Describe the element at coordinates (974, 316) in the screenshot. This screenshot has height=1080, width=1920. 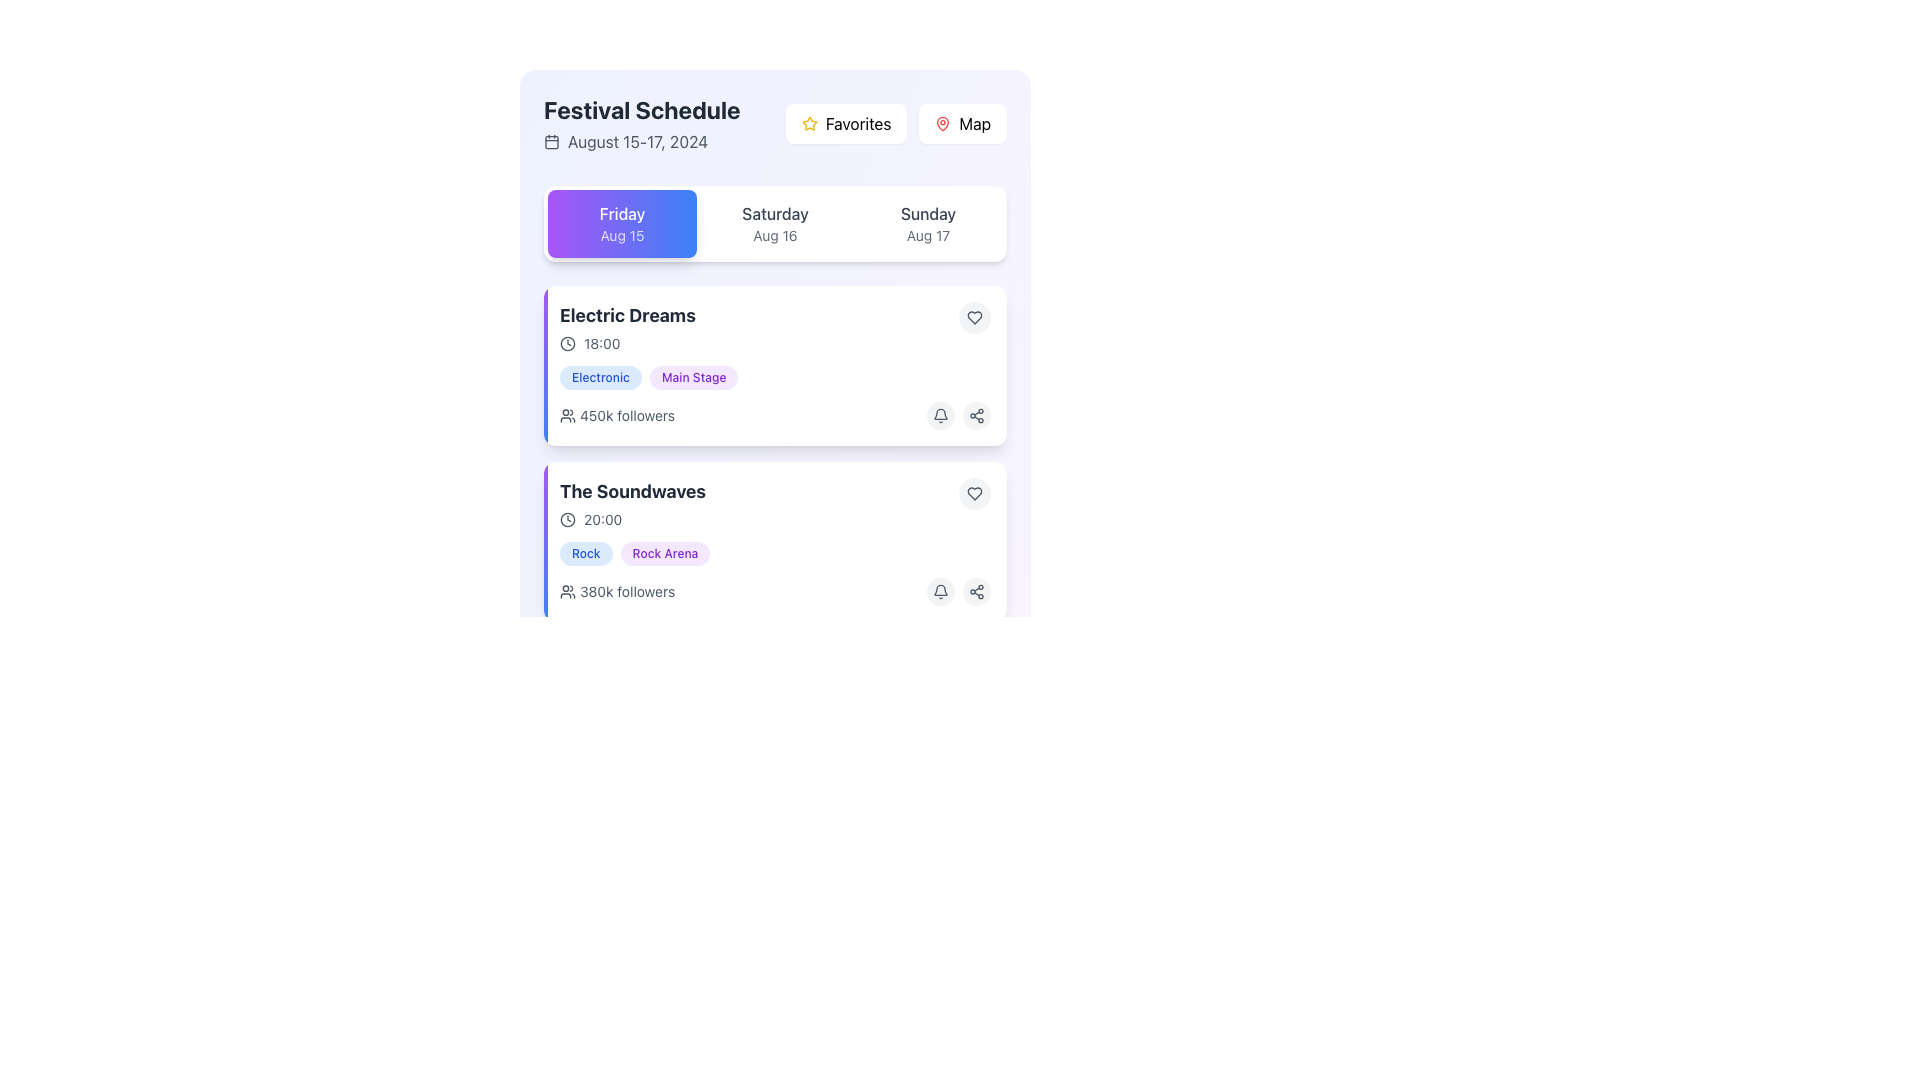
I see `the favorite button located in the top-right corner of the 'Electric Dreams' event card` at that location.